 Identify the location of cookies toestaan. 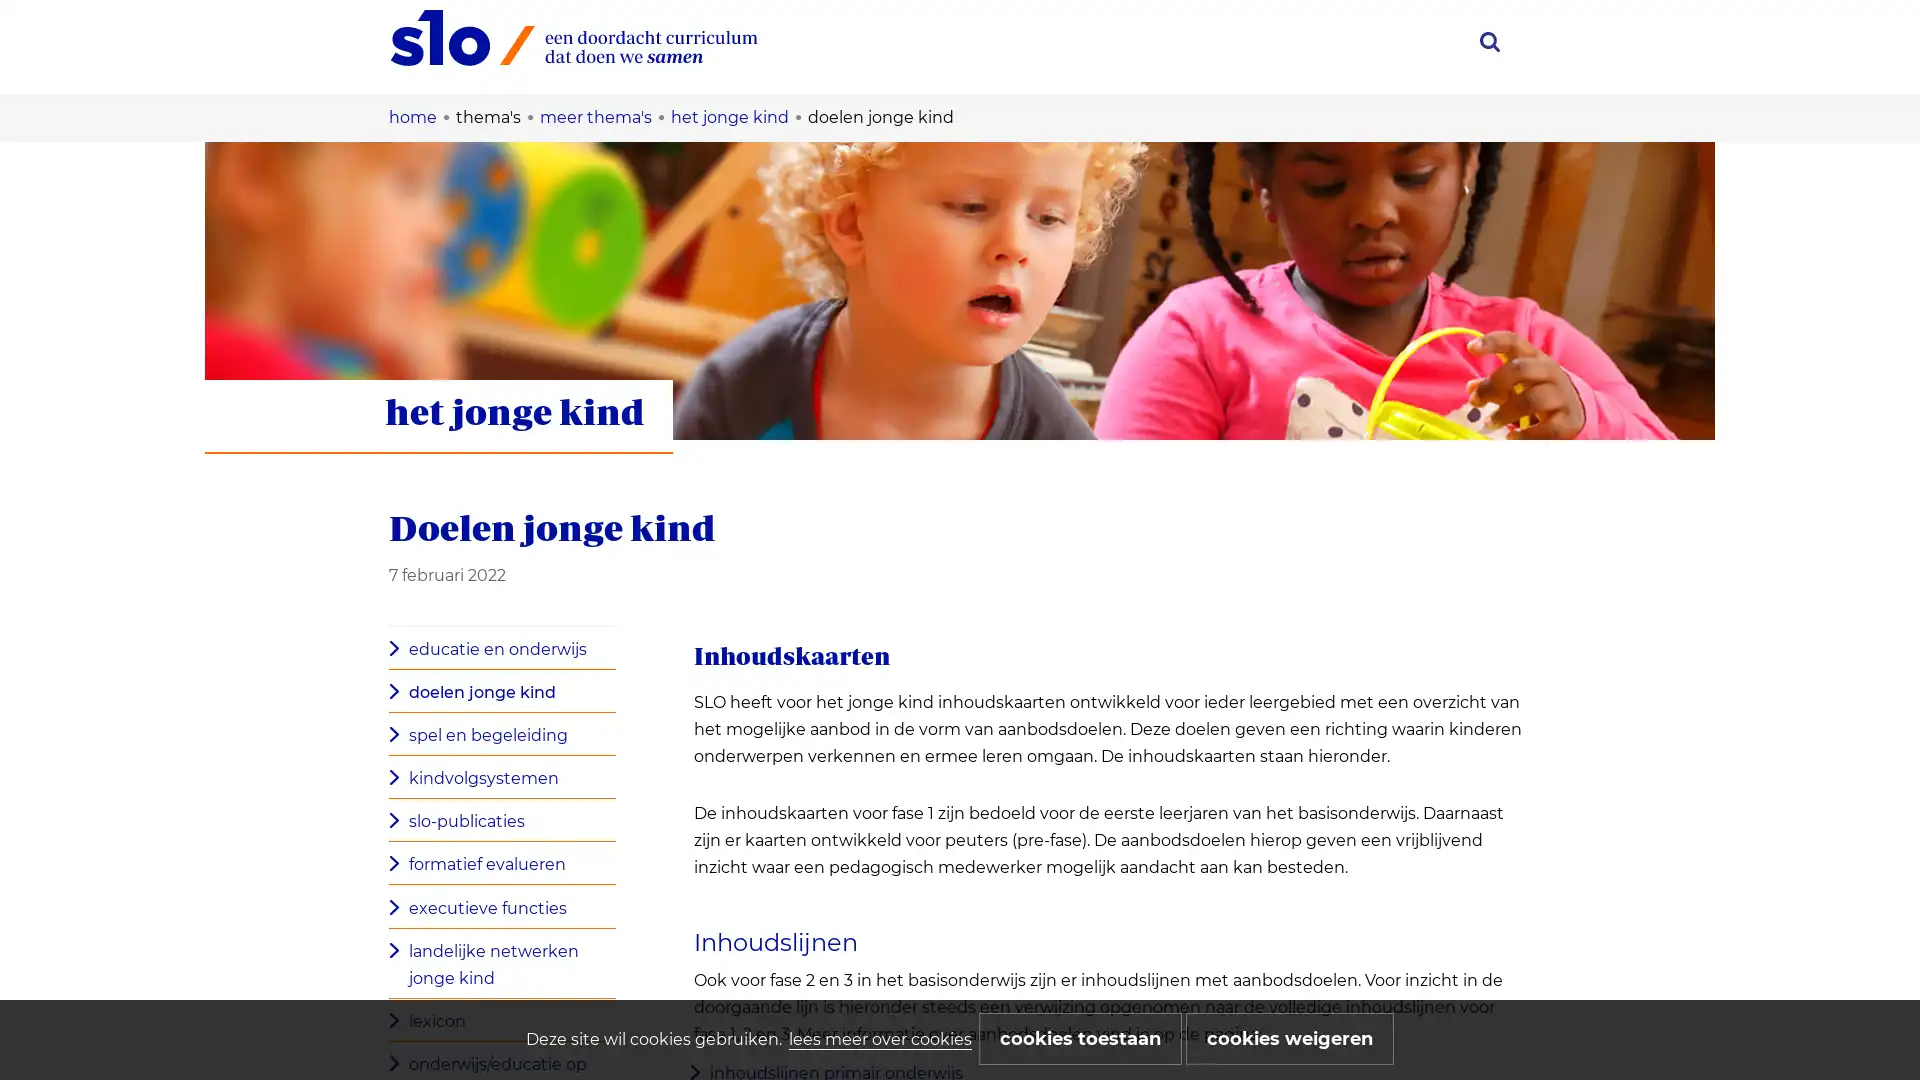
(1079, 1037).